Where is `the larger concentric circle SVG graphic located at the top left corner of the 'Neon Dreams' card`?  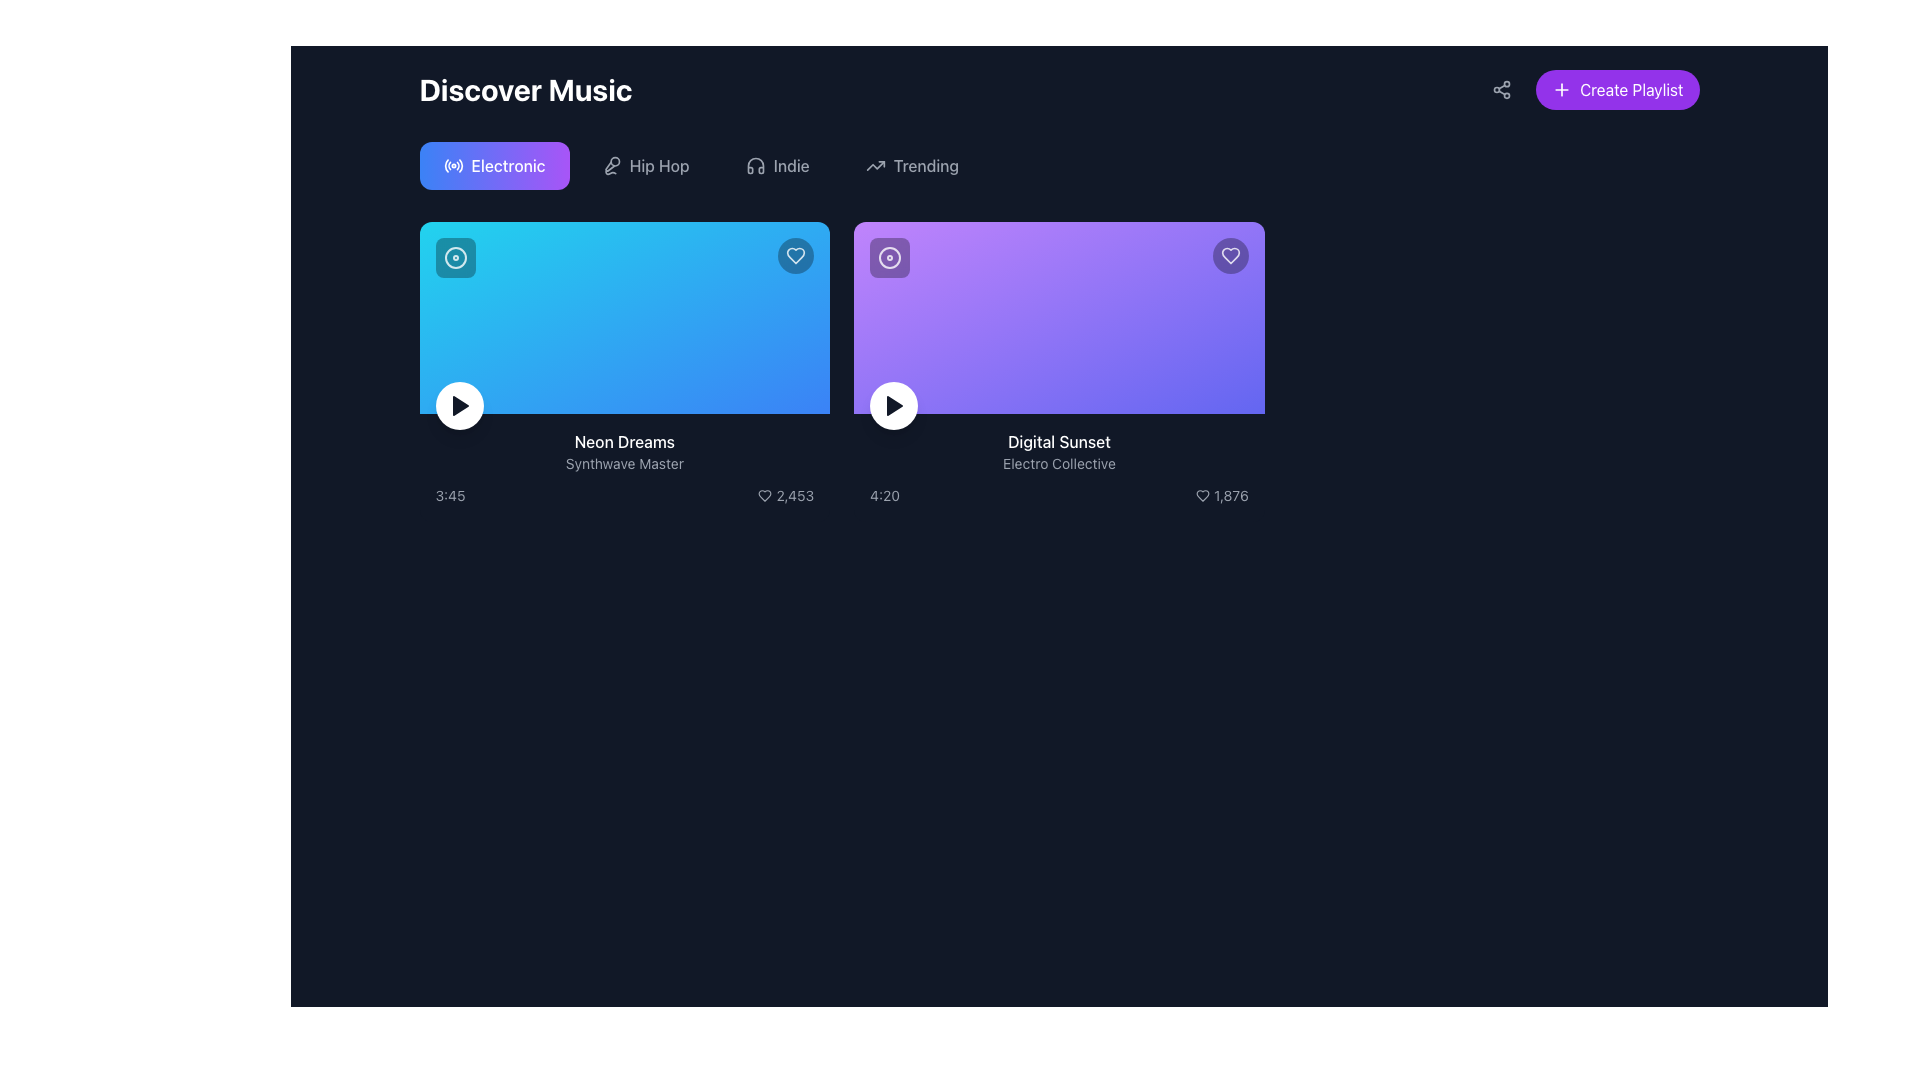 the larger concentric circle SVG graphic located at the top left corner of the 'Neon Dreams' card is located at coordinates (454, 257).